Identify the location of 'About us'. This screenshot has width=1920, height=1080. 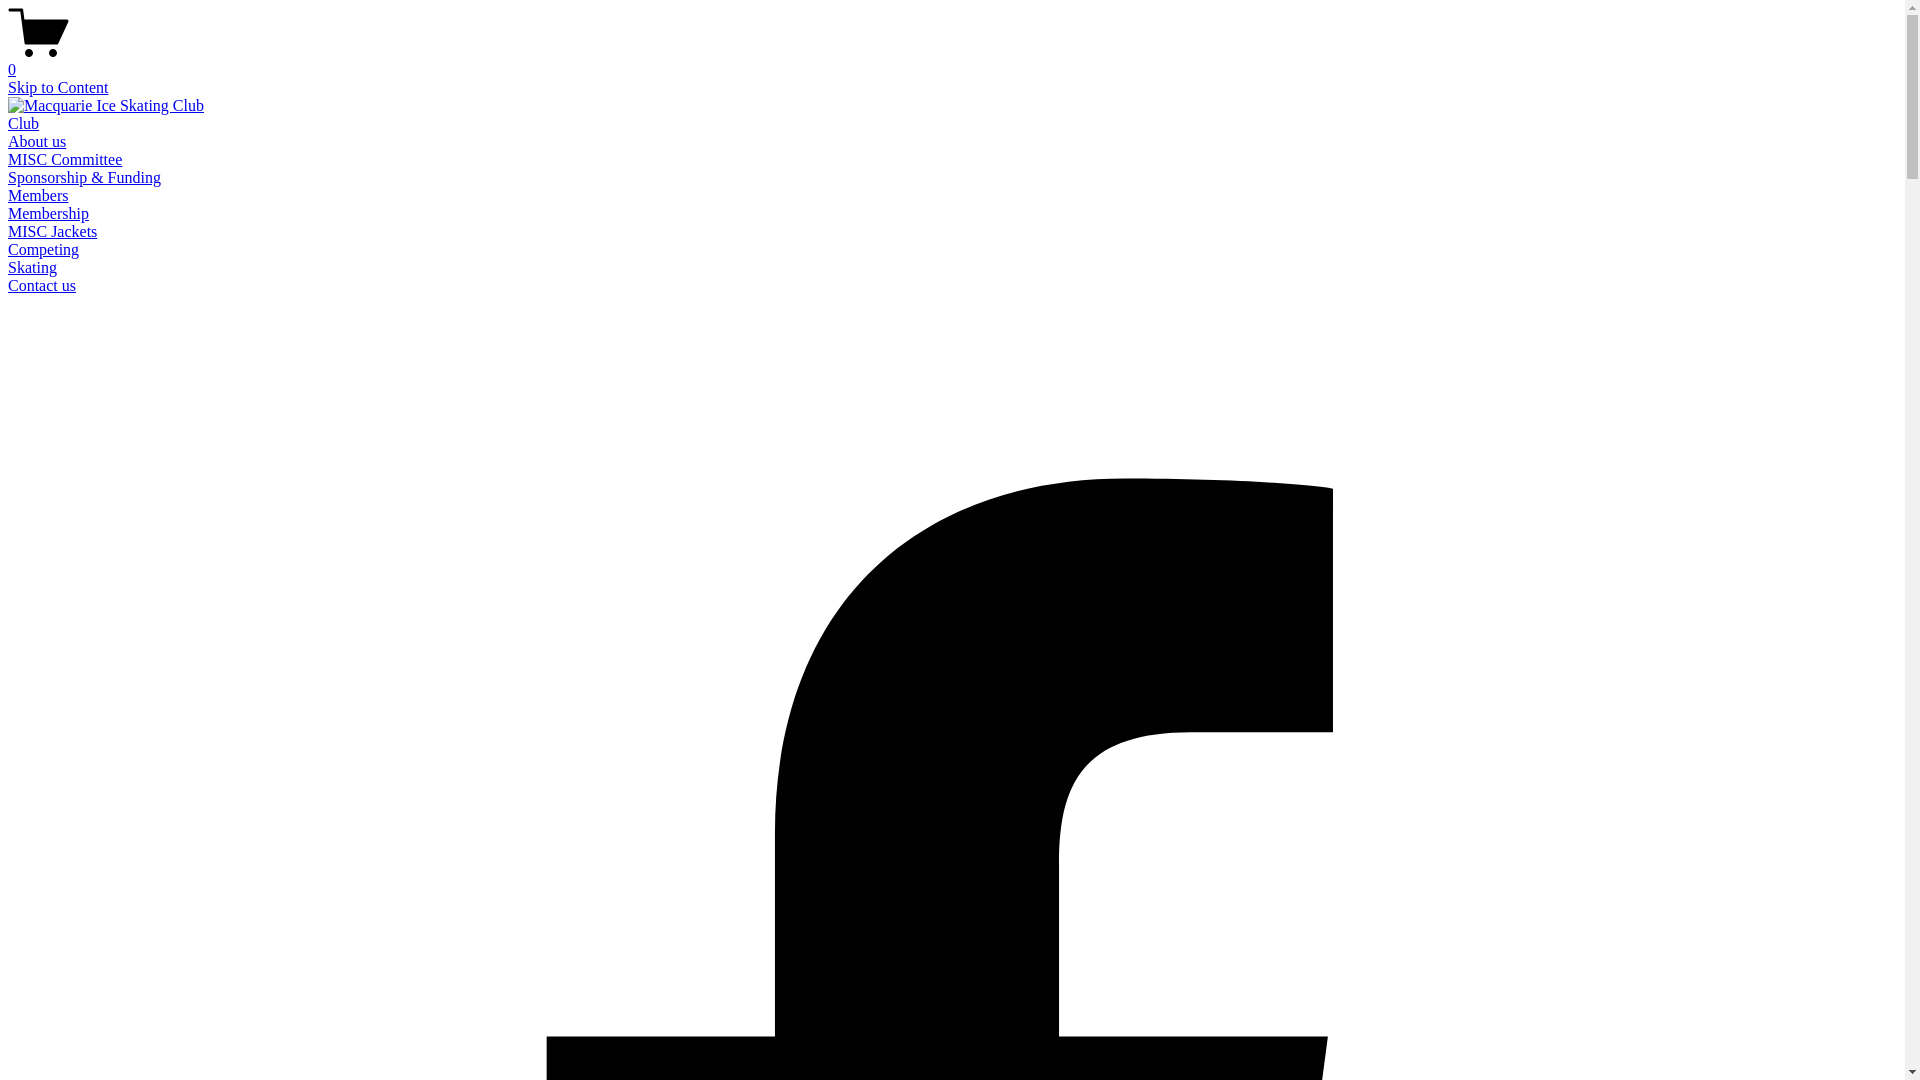
(37, 140).